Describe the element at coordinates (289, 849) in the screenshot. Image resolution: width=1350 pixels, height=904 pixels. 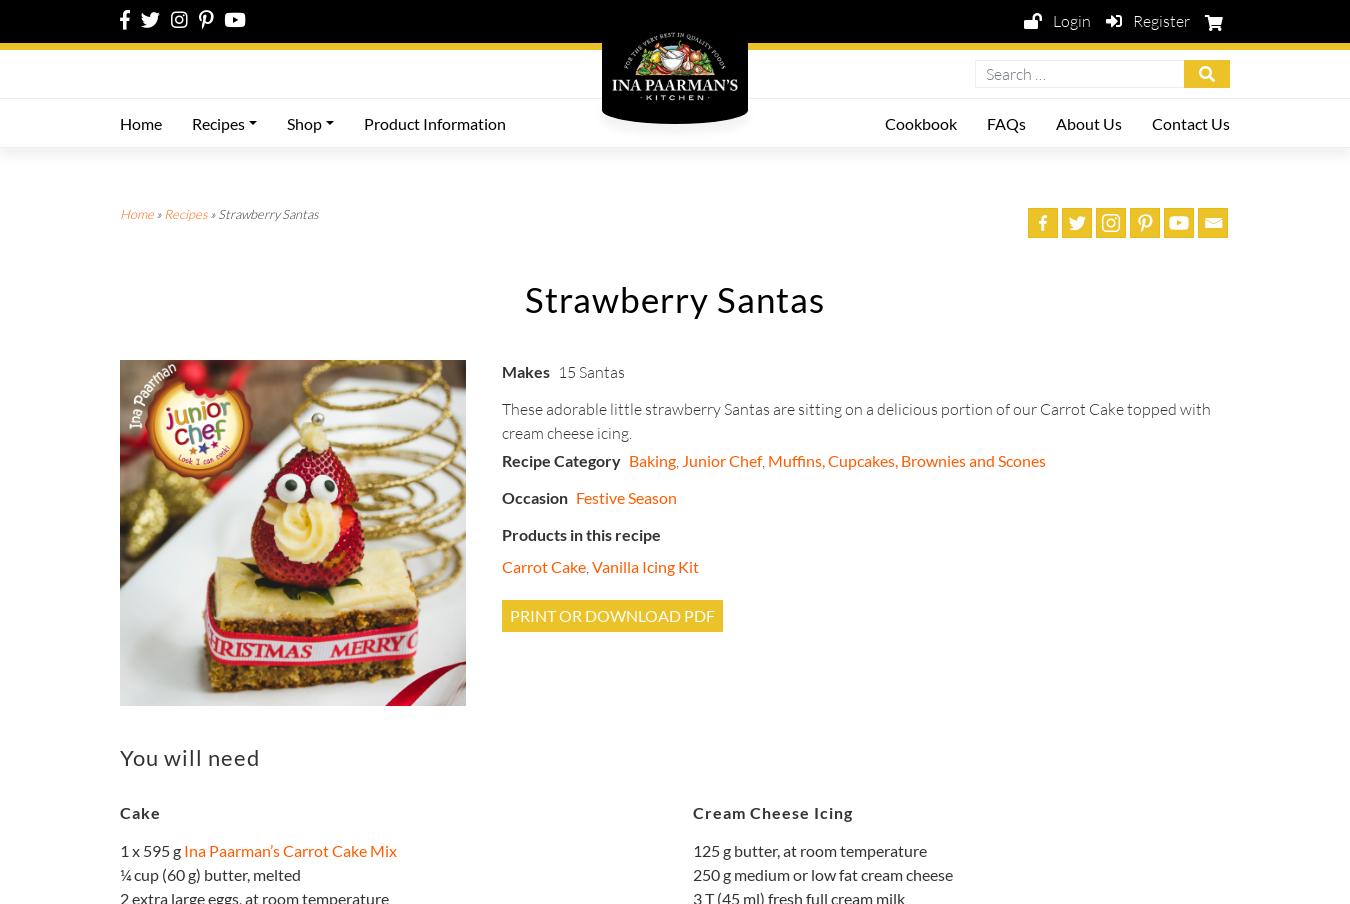
I see `'Ina Paarman’s Carrot Cake Mix'` at that location.